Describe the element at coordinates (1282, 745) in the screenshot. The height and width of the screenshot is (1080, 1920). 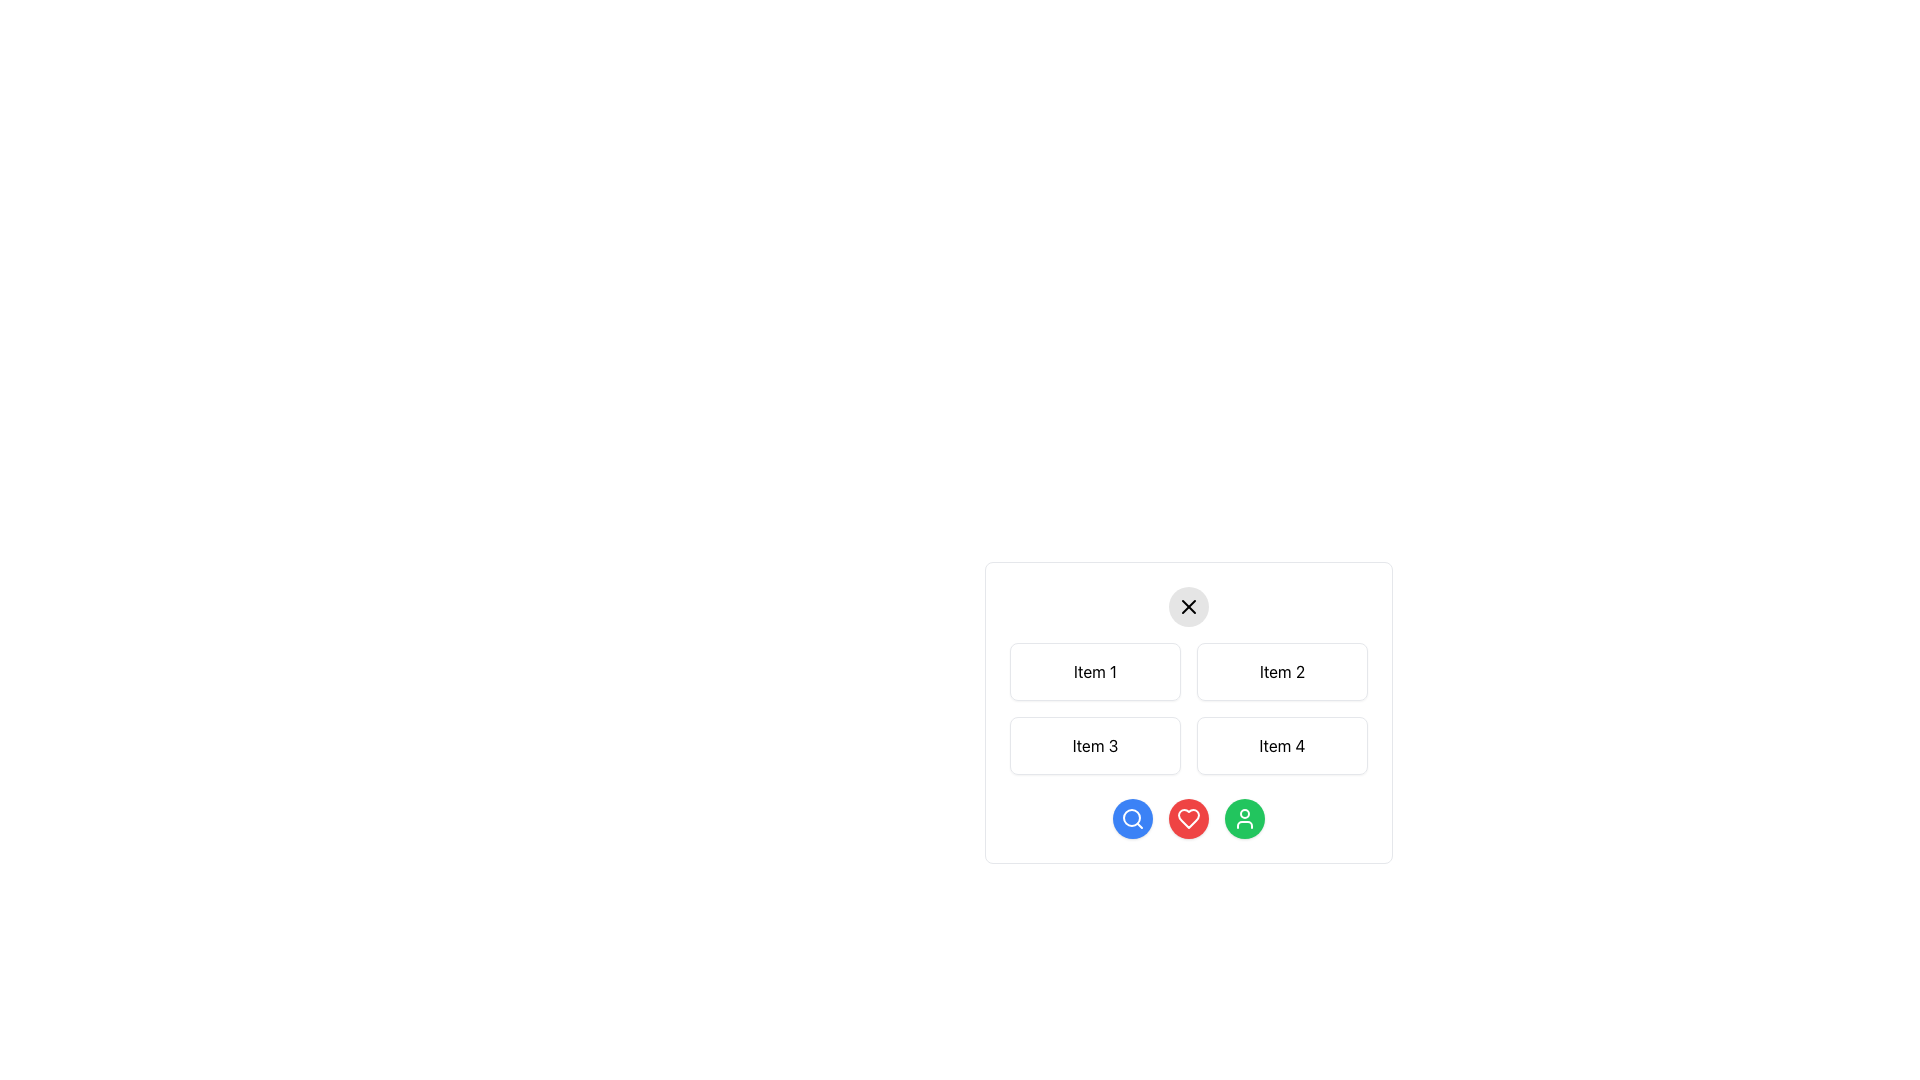
I see `the button labeled 'Item 4', located in the bottom-right slot of a 2x2 grid structure` at that location.